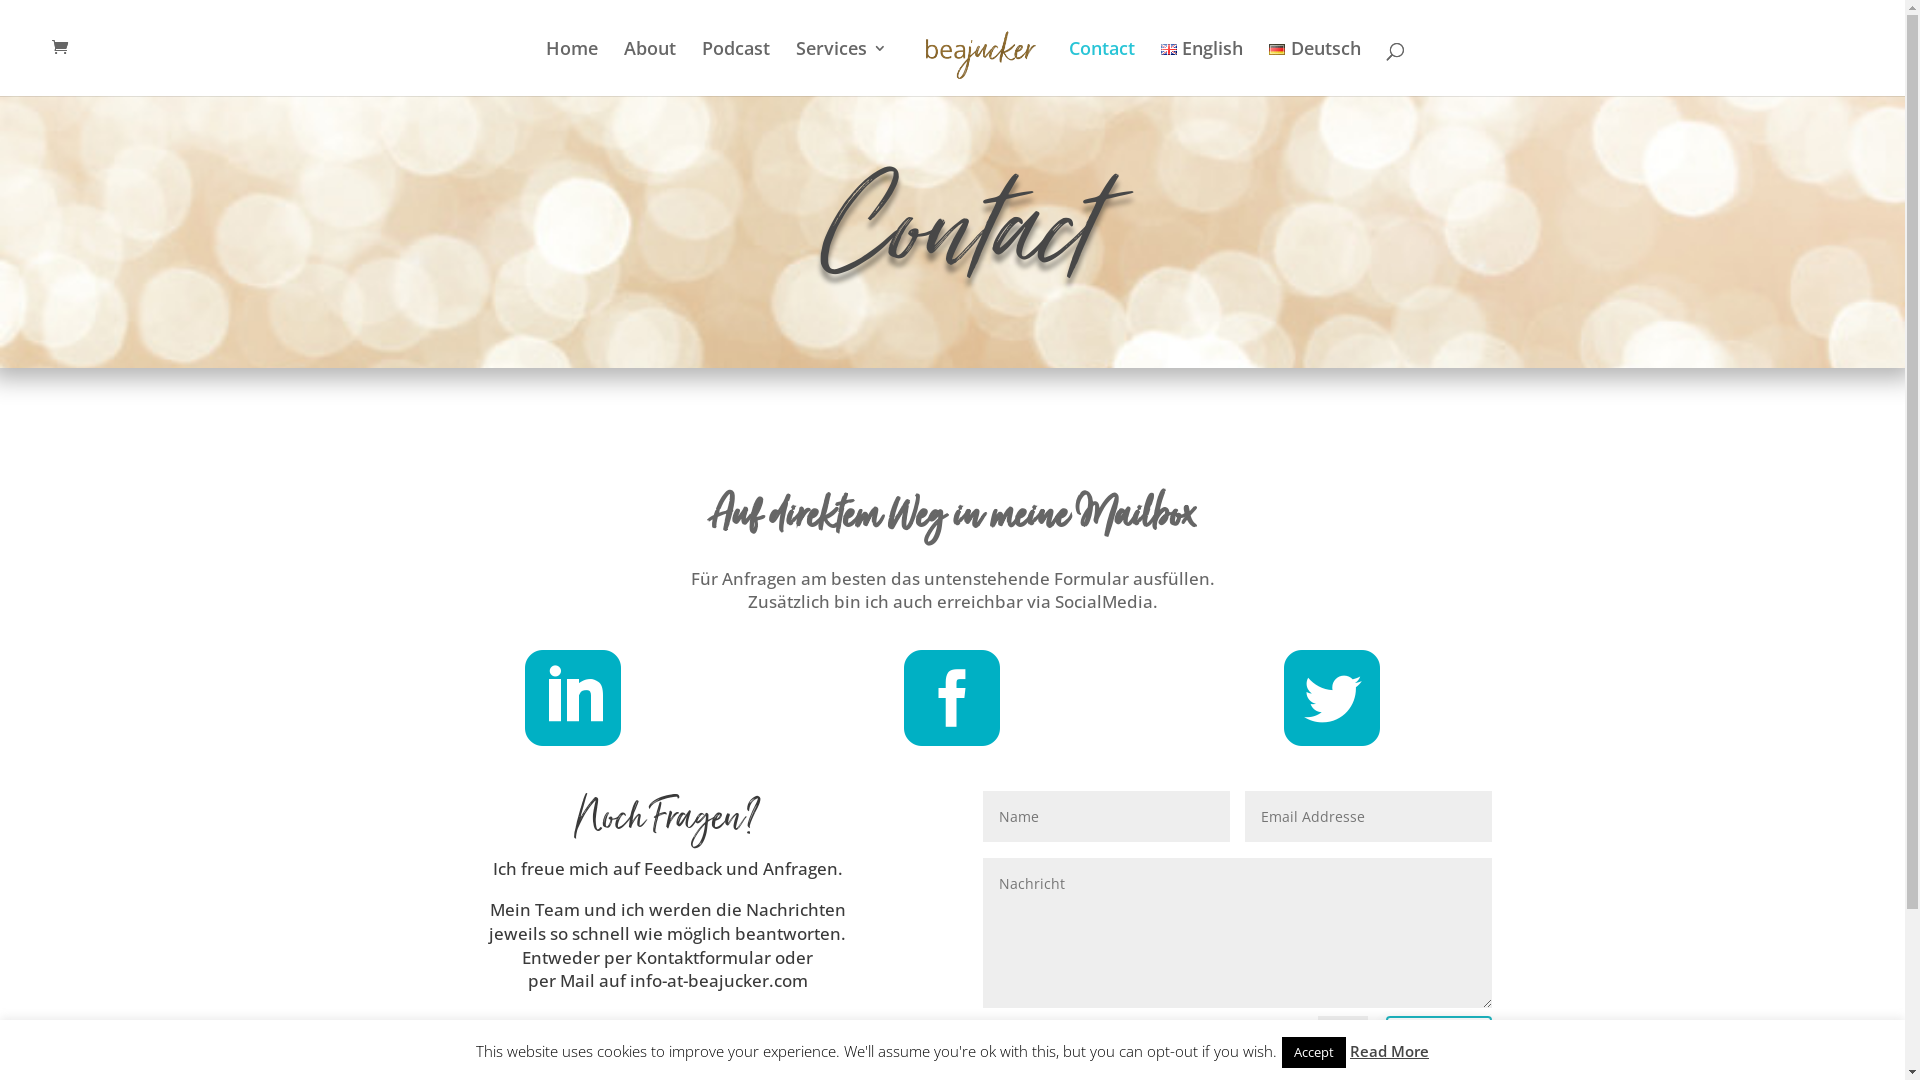 Image resolution: width=1920 pixels, height=1080 pixels. What do you see at coordinates (734, 67) in the screenshot?
I see `'Podcast'` at bounding box center [734, 67].